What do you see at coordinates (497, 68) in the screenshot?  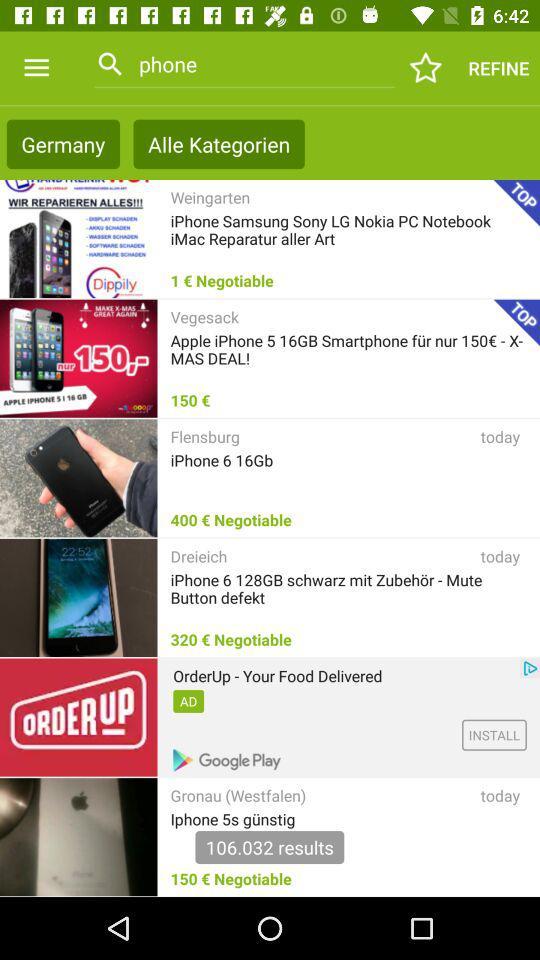 I see `refine icon` at bounding box center [497, 68].